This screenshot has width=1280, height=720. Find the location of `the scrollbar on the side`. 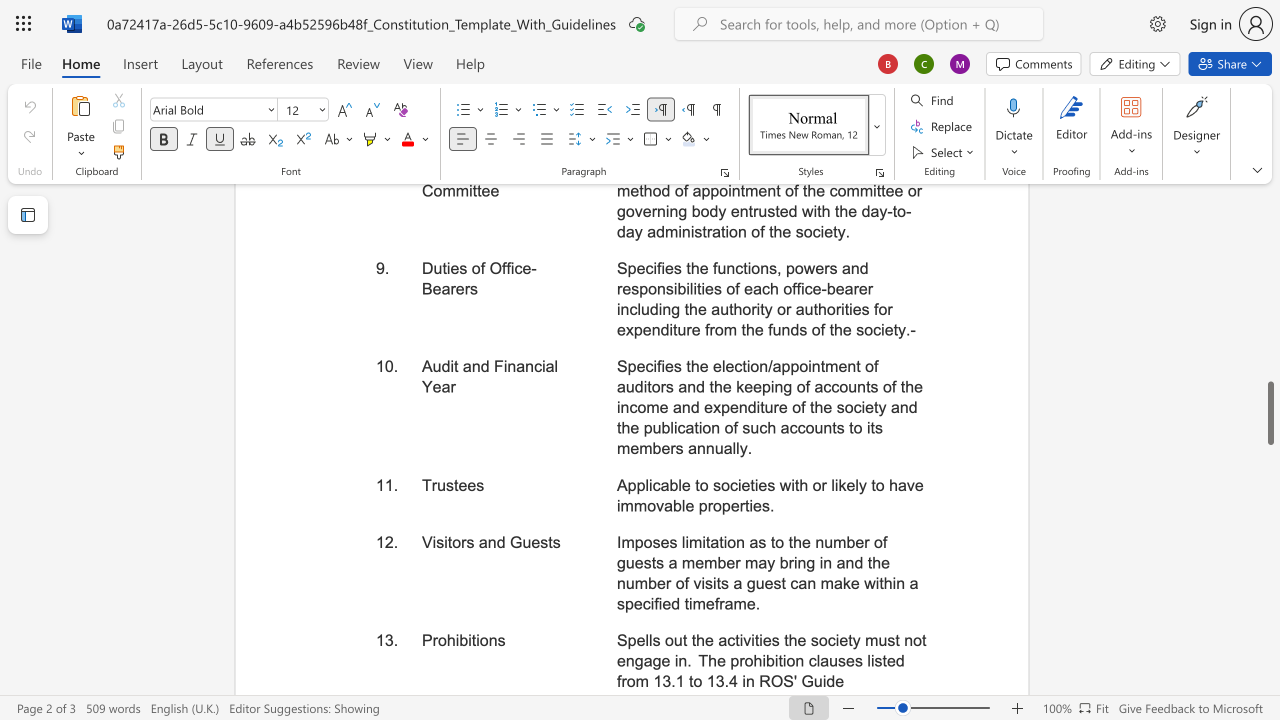

the scrollbar on the side is located at coordinates (1269, 318).